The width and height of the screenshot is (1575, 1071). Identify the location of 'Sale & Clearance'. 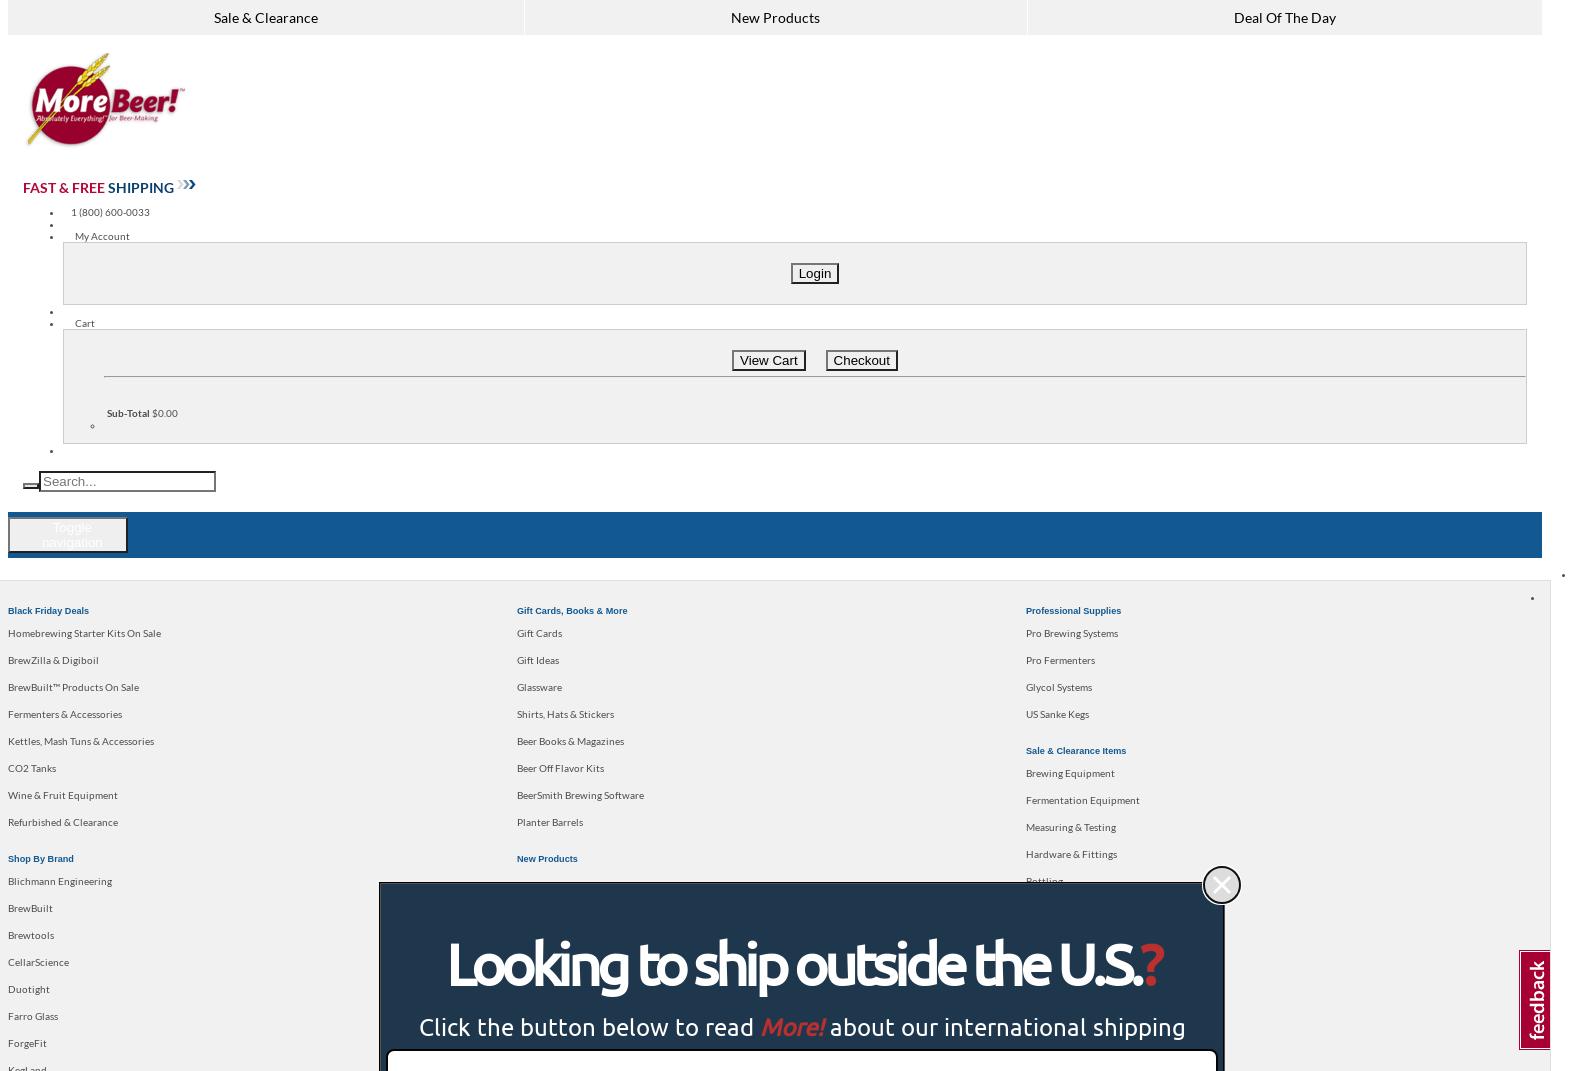
(265, 16).